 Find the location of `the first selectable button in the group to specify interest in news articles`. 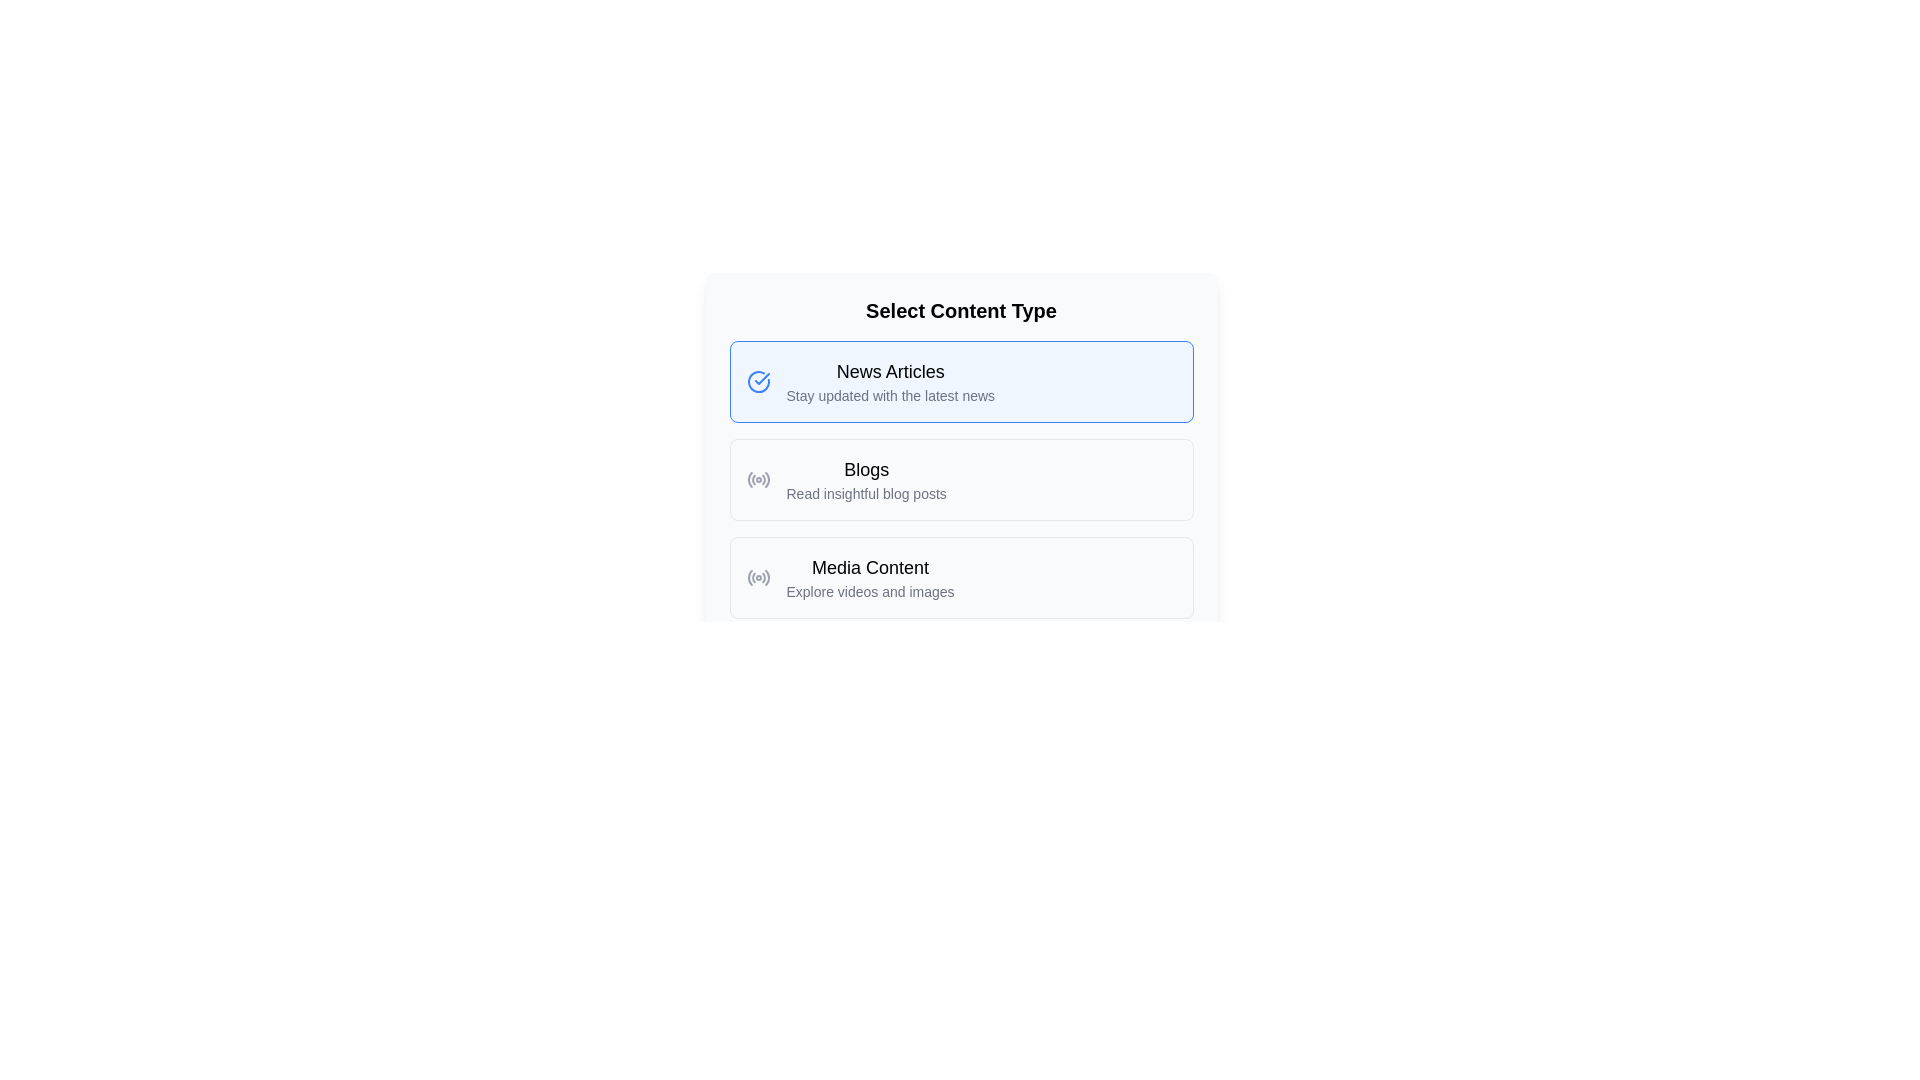

the first selectable button in the group to specify interest in news articles is located at coordinates (961, 381).